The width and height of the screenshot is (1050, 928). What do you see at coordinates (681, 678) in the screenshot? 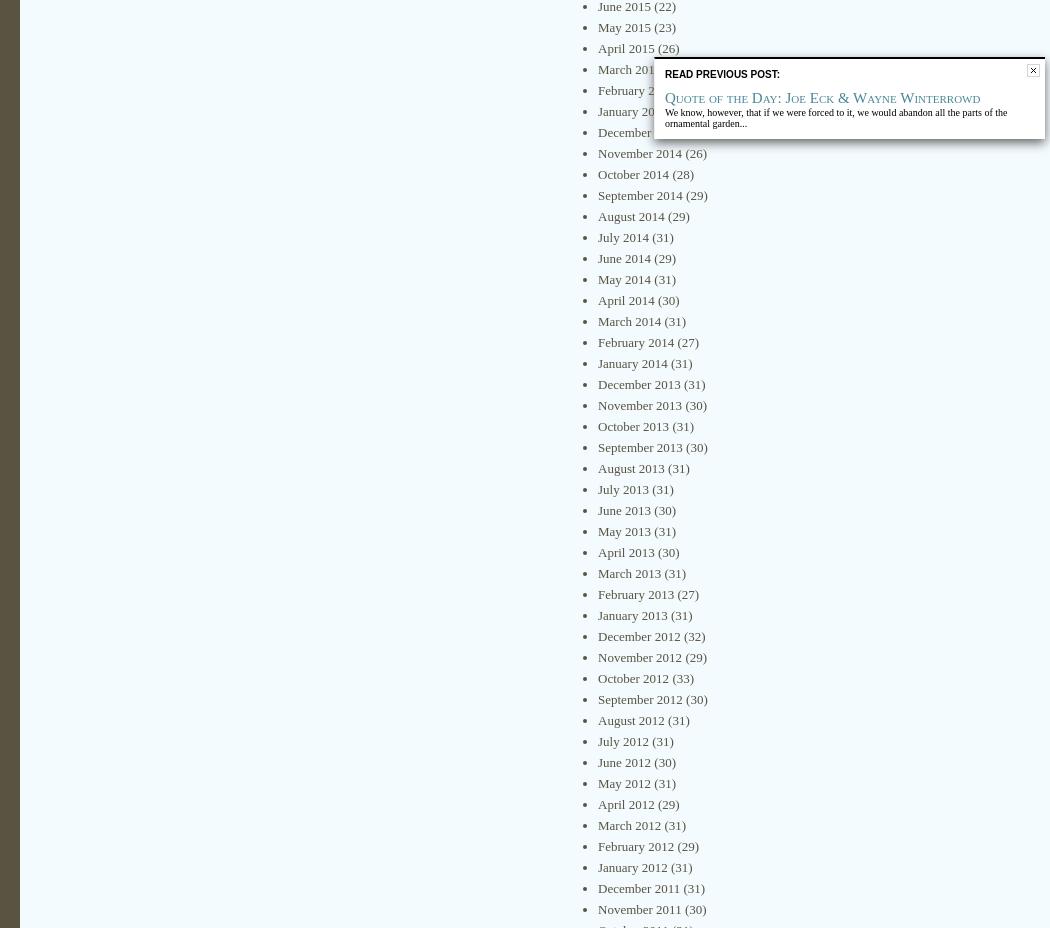
I see `'(33)'` at bounding box center [681, 678].